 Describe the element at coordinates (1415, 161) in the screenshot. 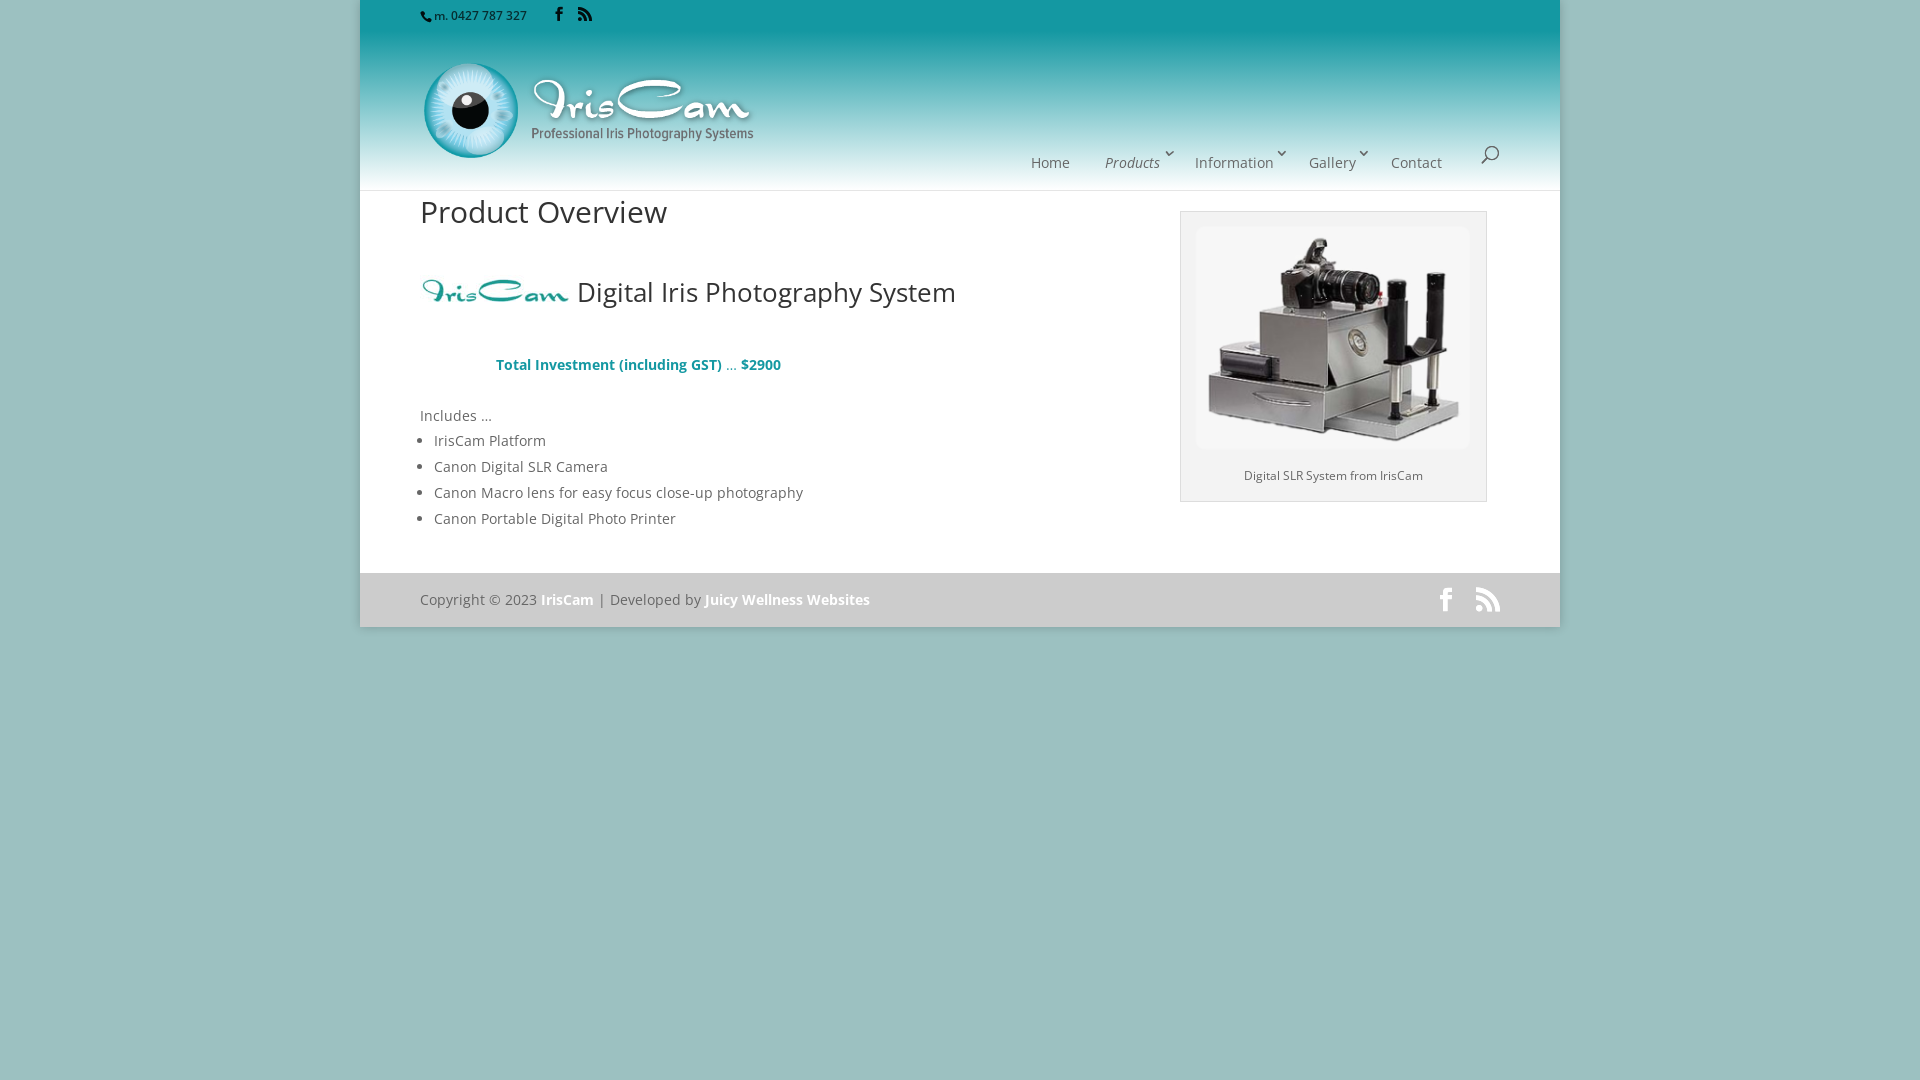

I see `'Contact'` at that location.